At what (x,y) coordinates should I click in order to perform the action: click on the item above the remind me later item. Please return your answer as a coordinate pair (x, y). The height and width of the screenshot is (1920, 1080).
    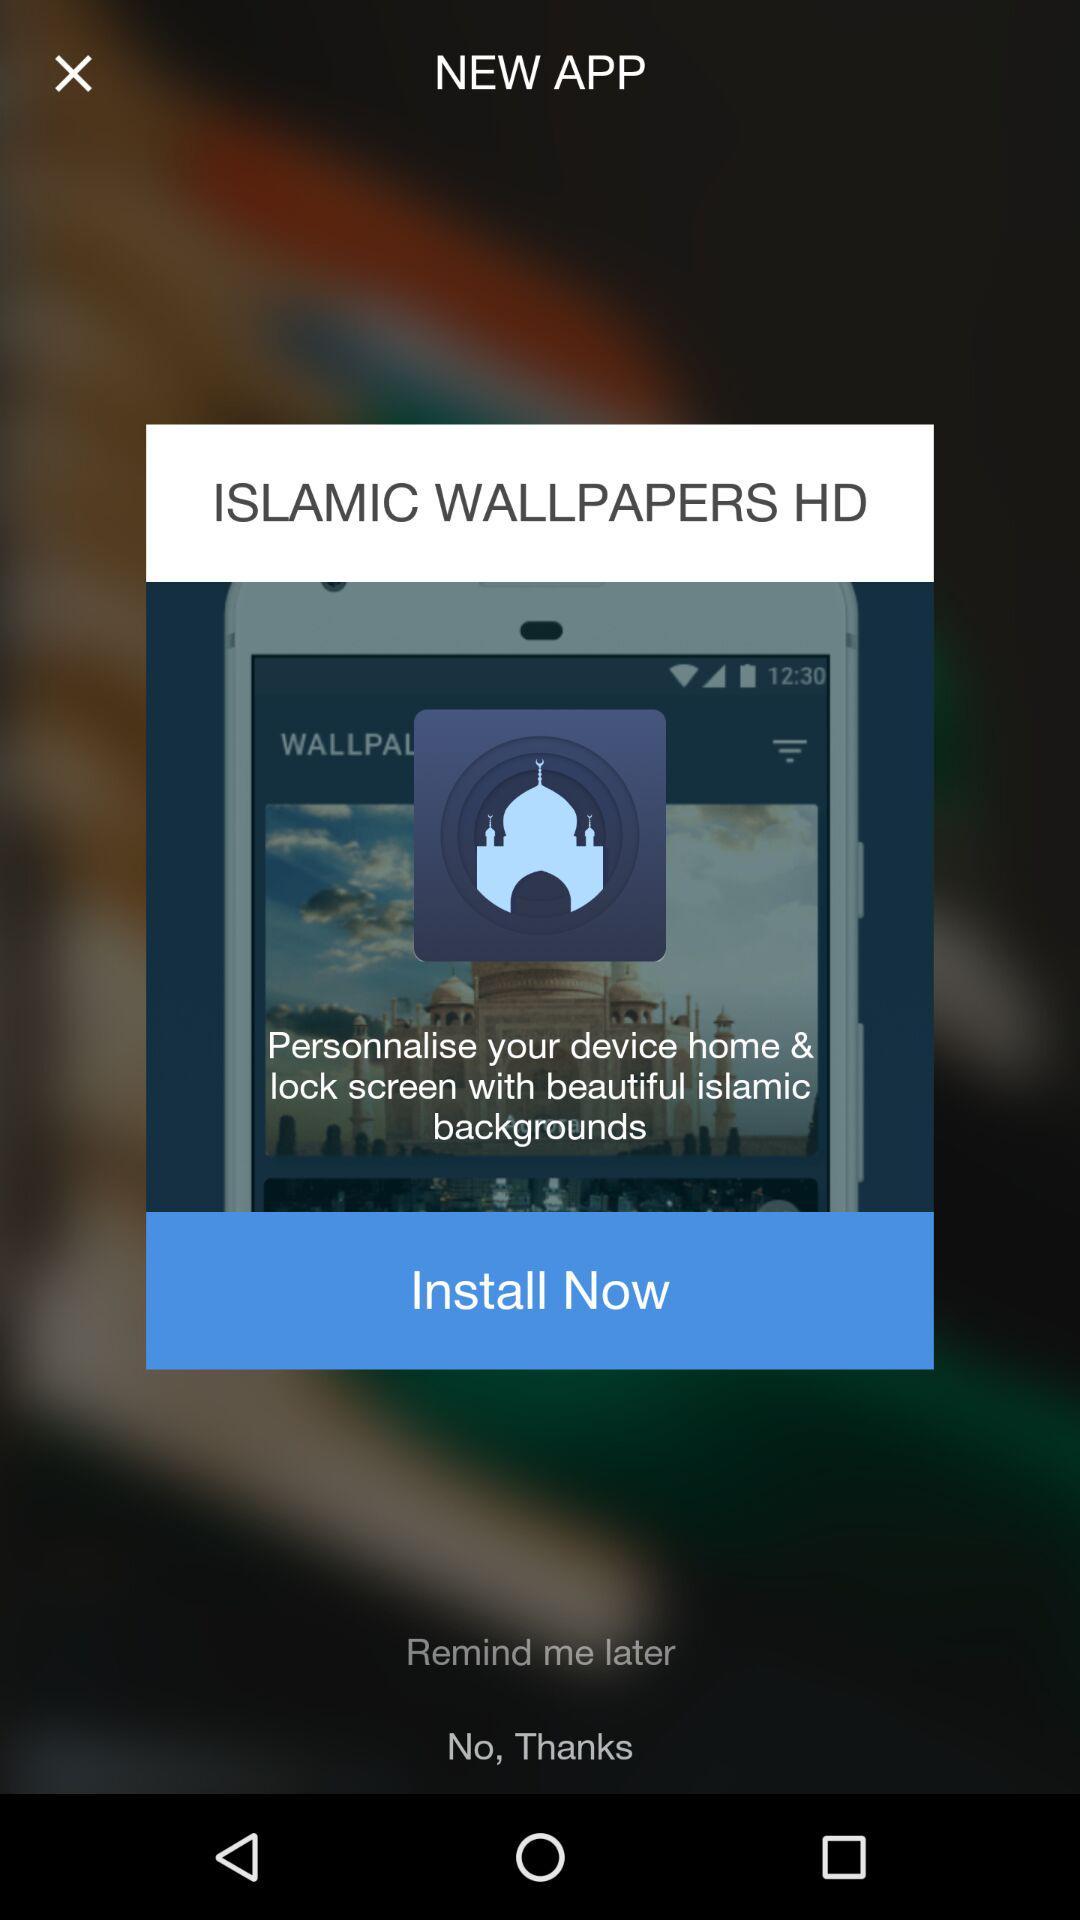
    Looking at the image, I should click on (540, 1290).